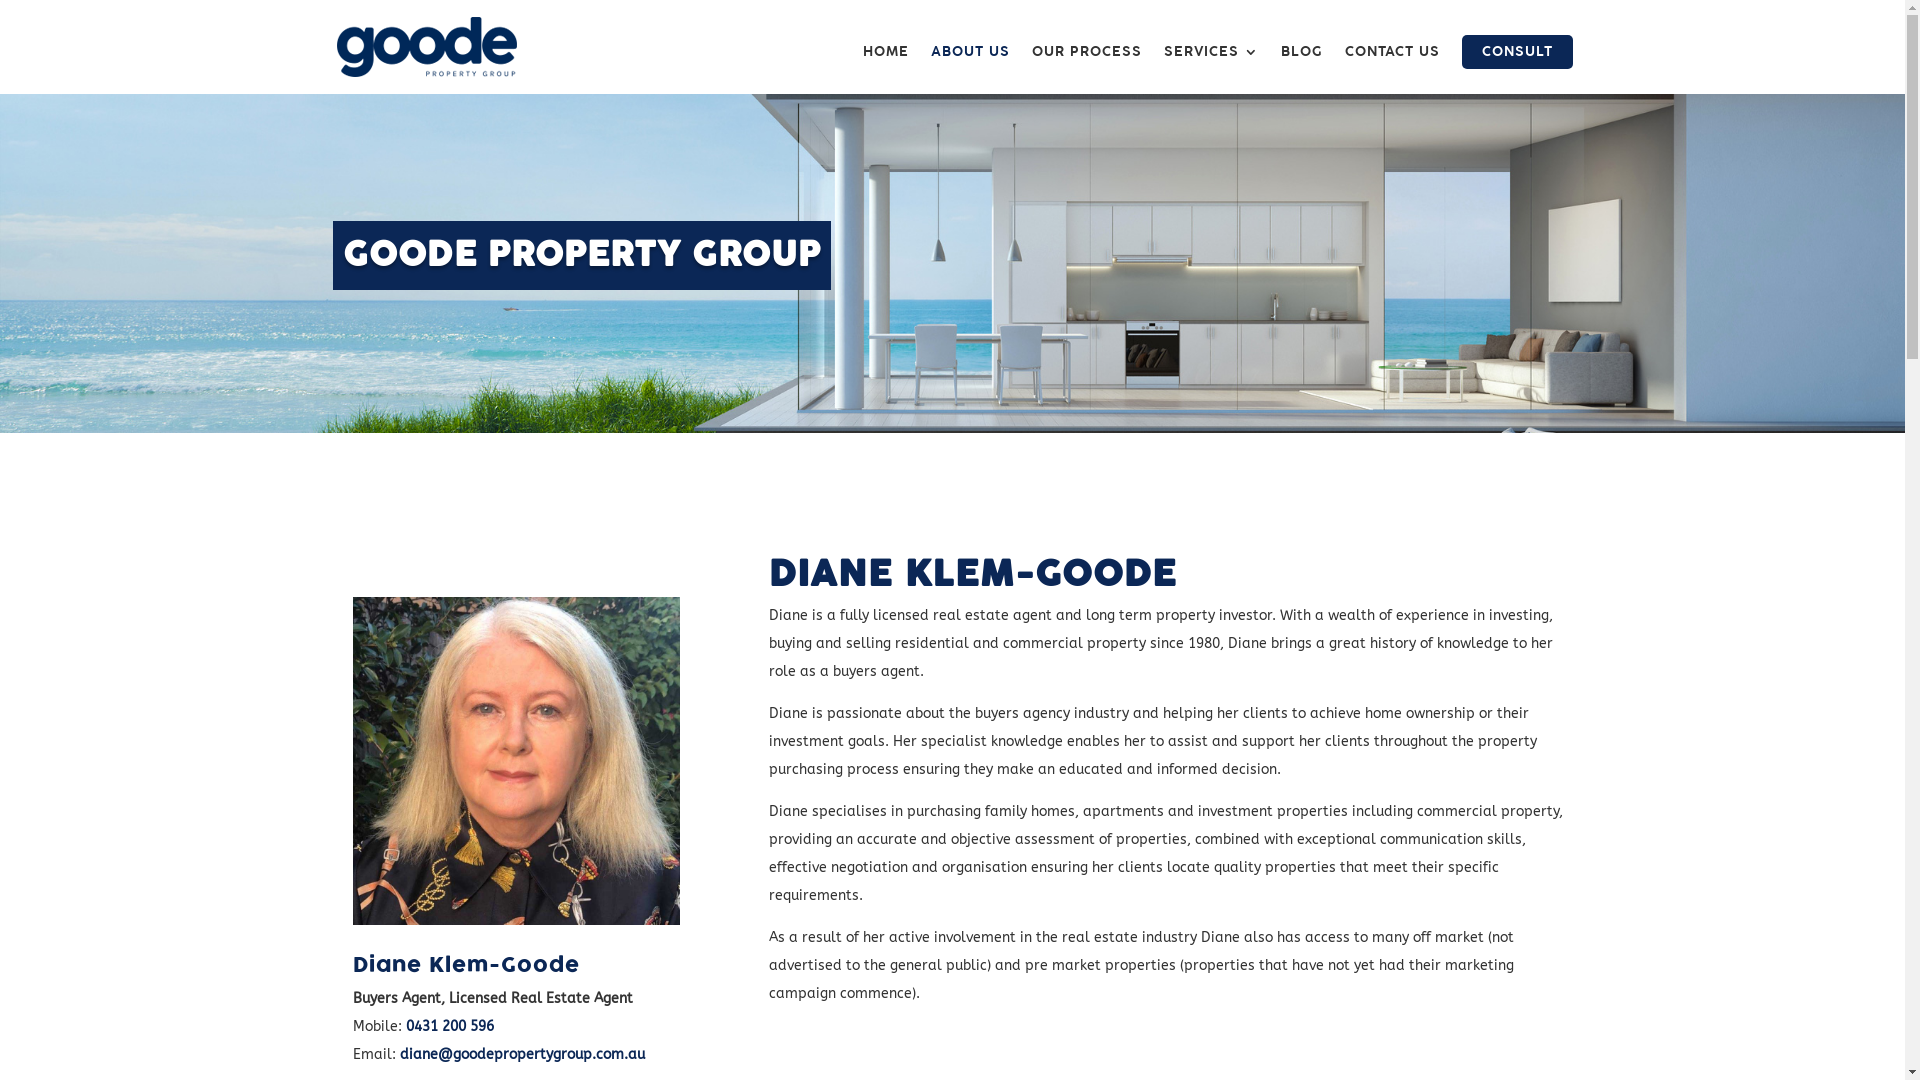 This screenshot has width=1920, height=1080. I want to click on 'ABOUT US', so click(969, 68).